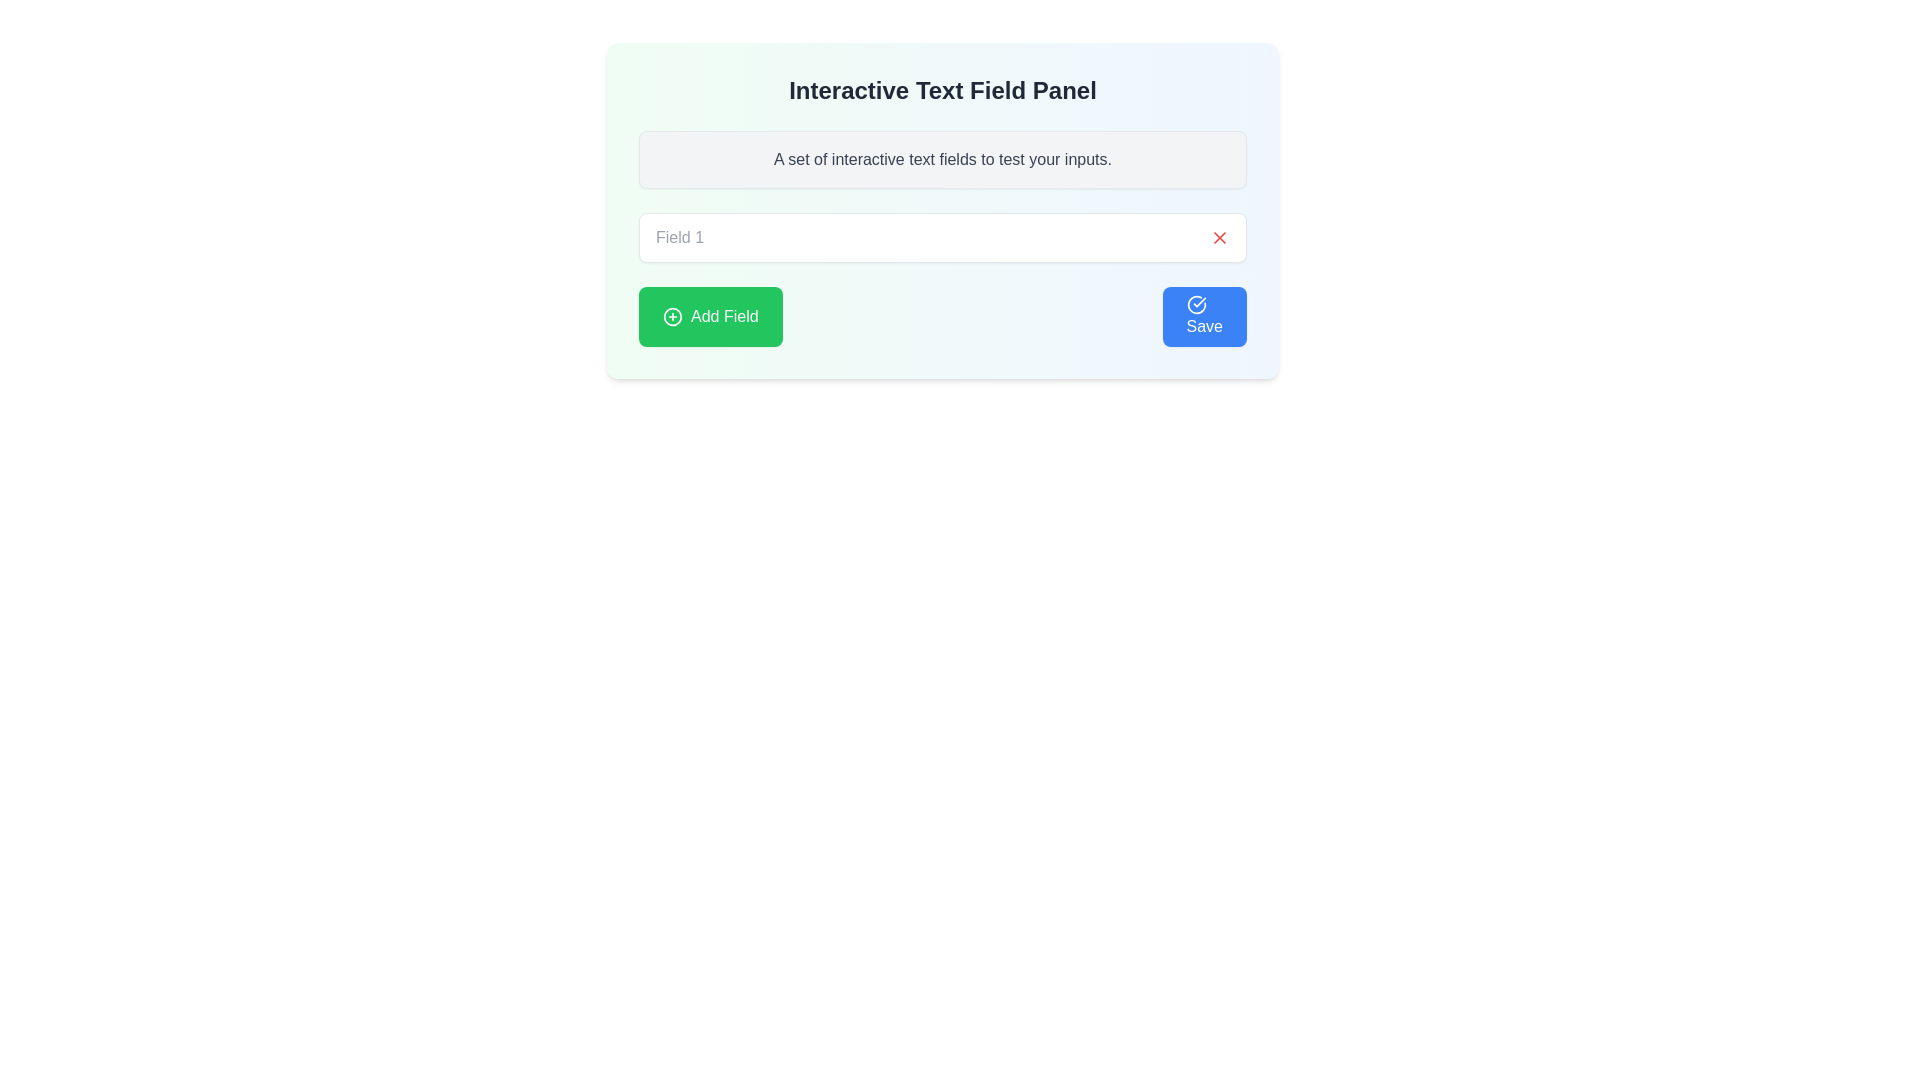  What do you see at coordinates (1196, 304) in the screenshot?
I see `the decorative graphical icon located within the bottom-right region of the 'Save' button, which visually communicates the status of the save action` at bounding box center [1196, 304].